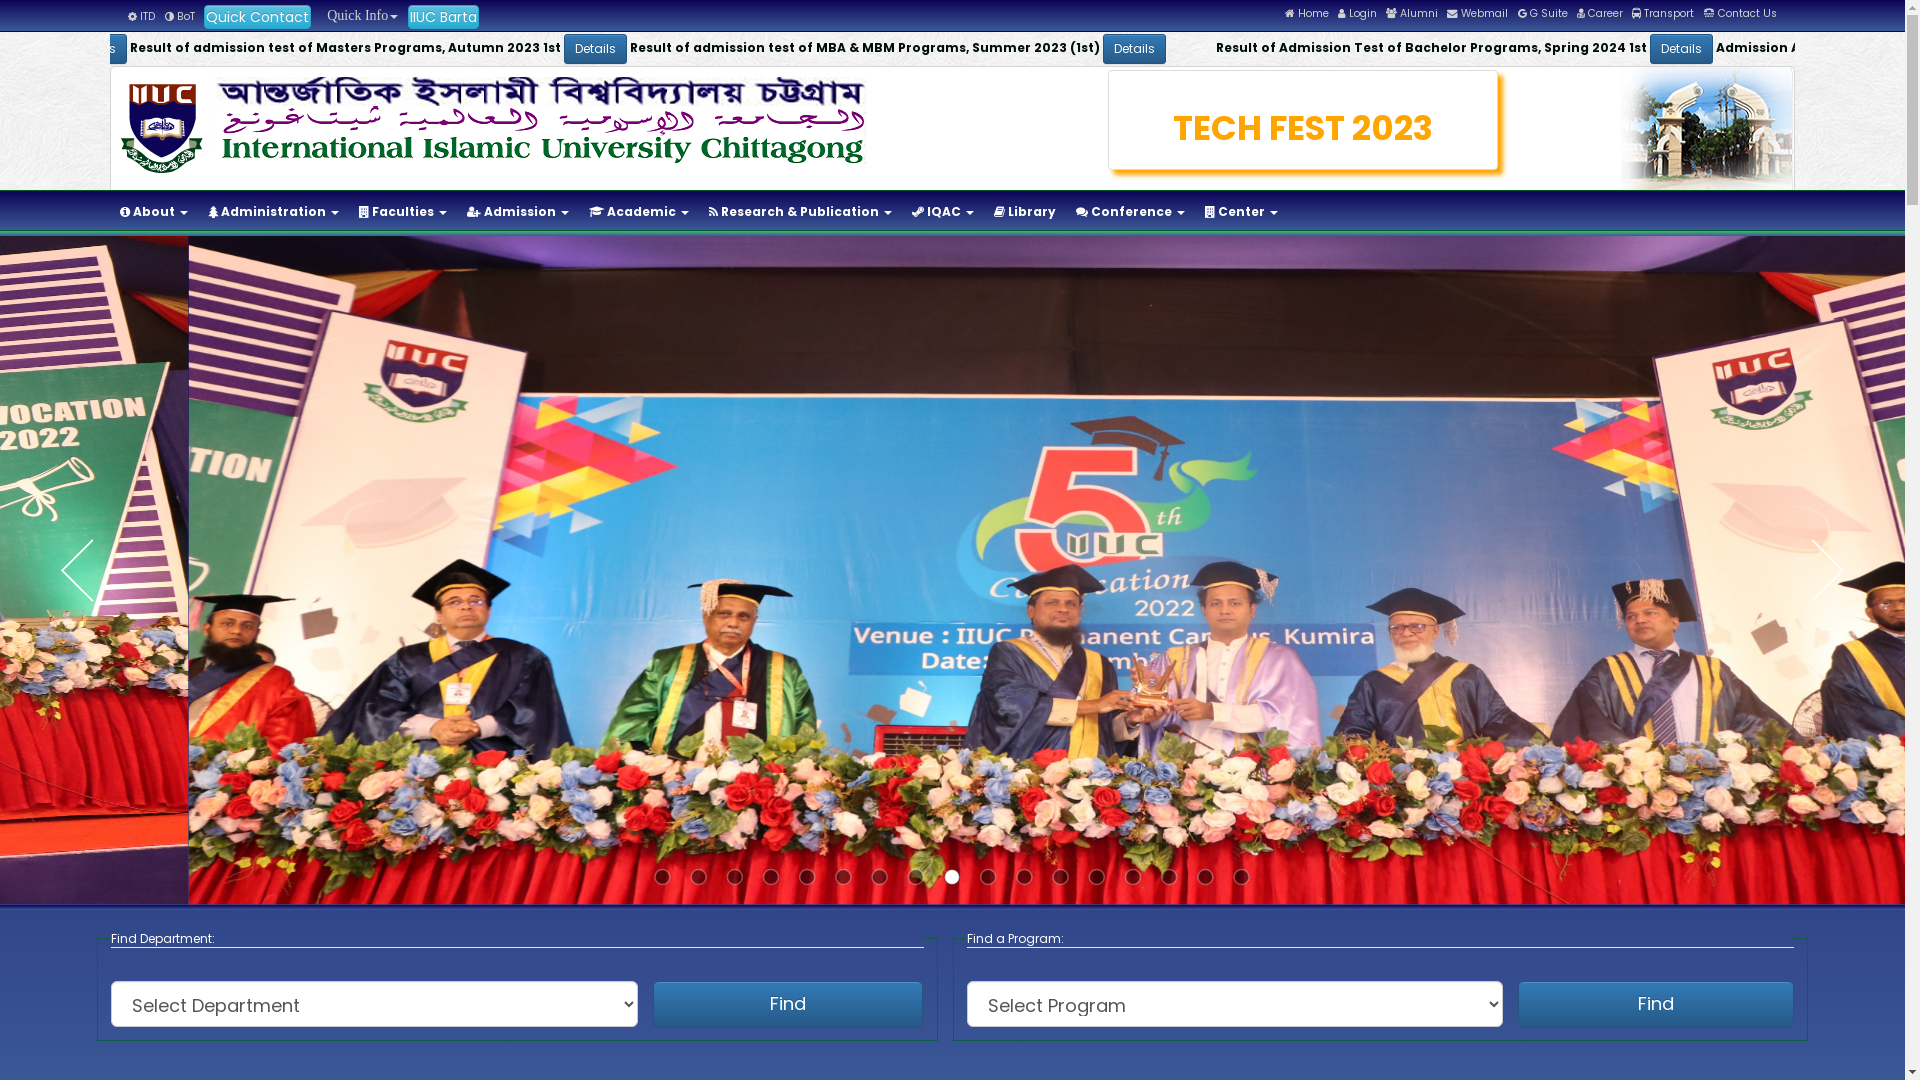 This screenshot has height=1080, width=1920. Describe the element at coordinates (359, 15) in the screenshot. I see `'  Quick Info'` at that location.